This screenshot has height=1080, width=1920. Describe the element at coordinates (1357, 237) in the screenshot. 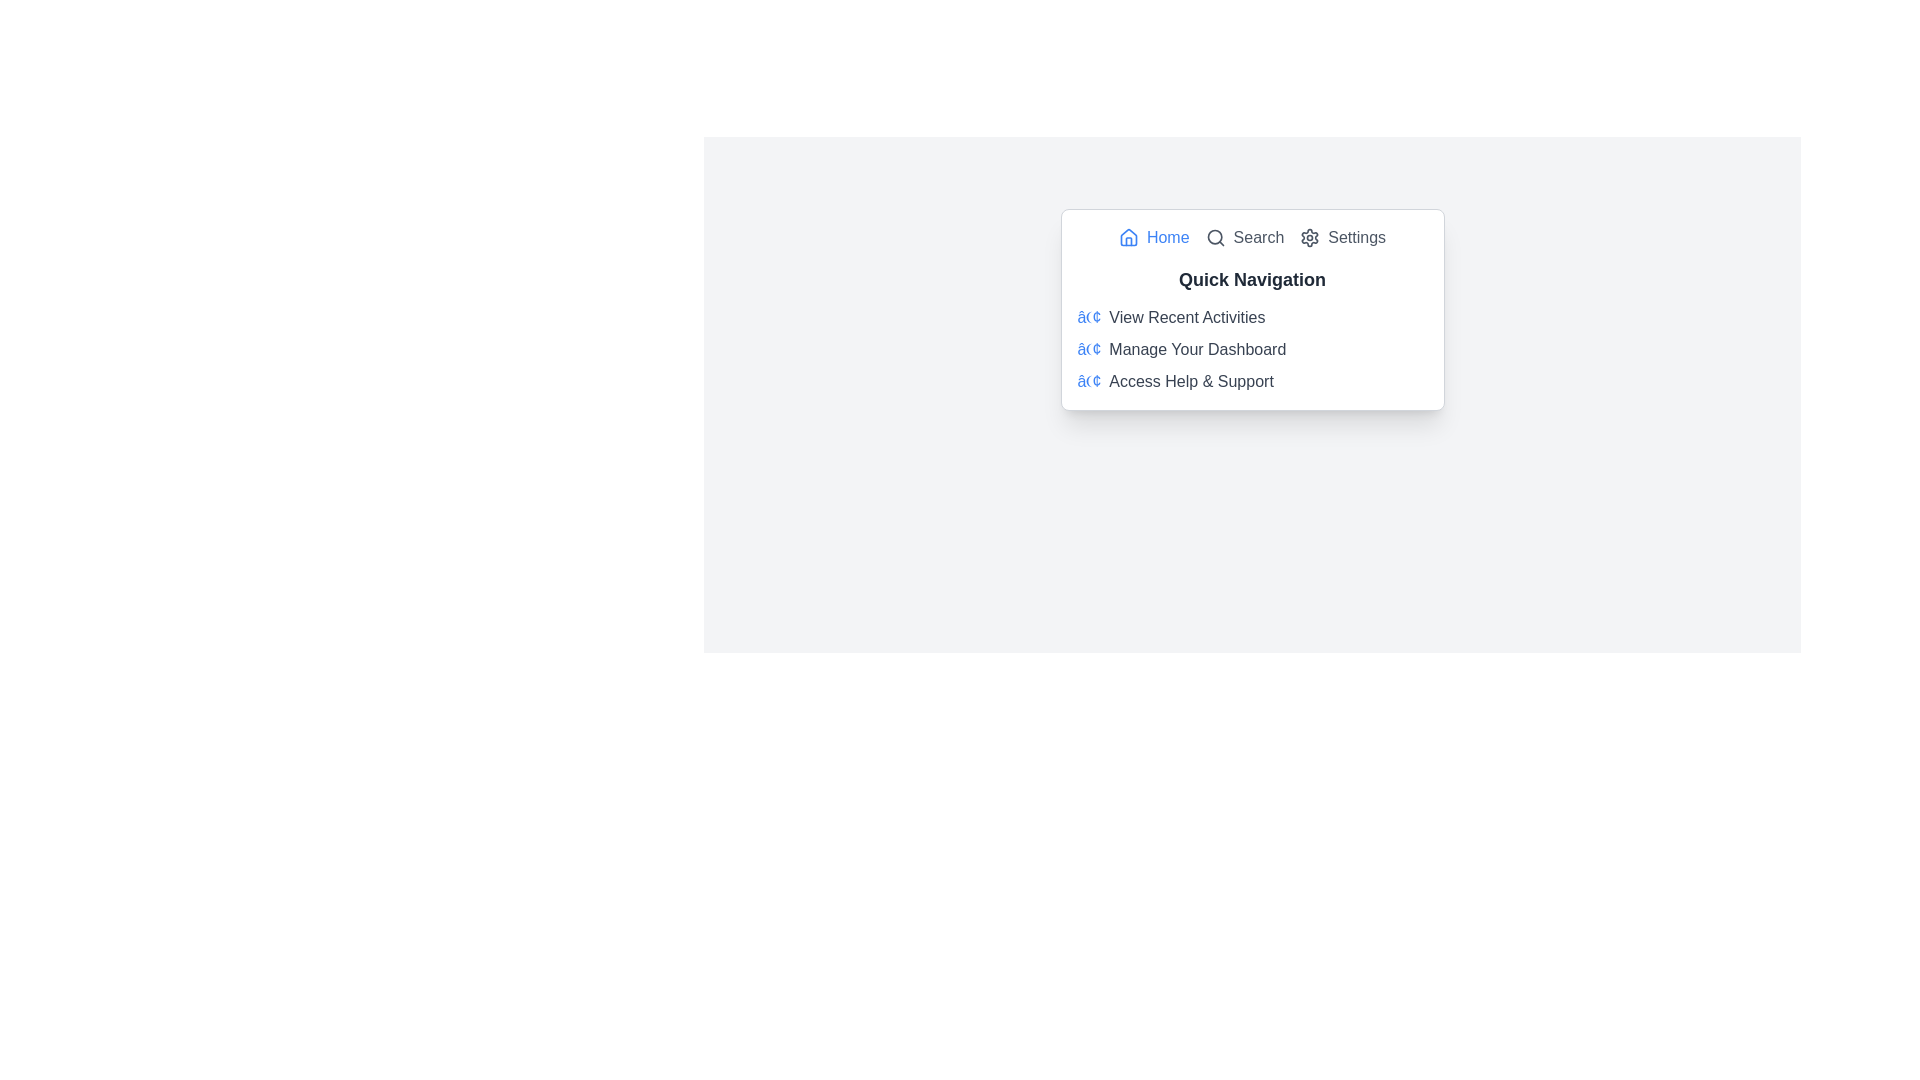

I see `the 'Settings' text link in the navigation bar` at that location.